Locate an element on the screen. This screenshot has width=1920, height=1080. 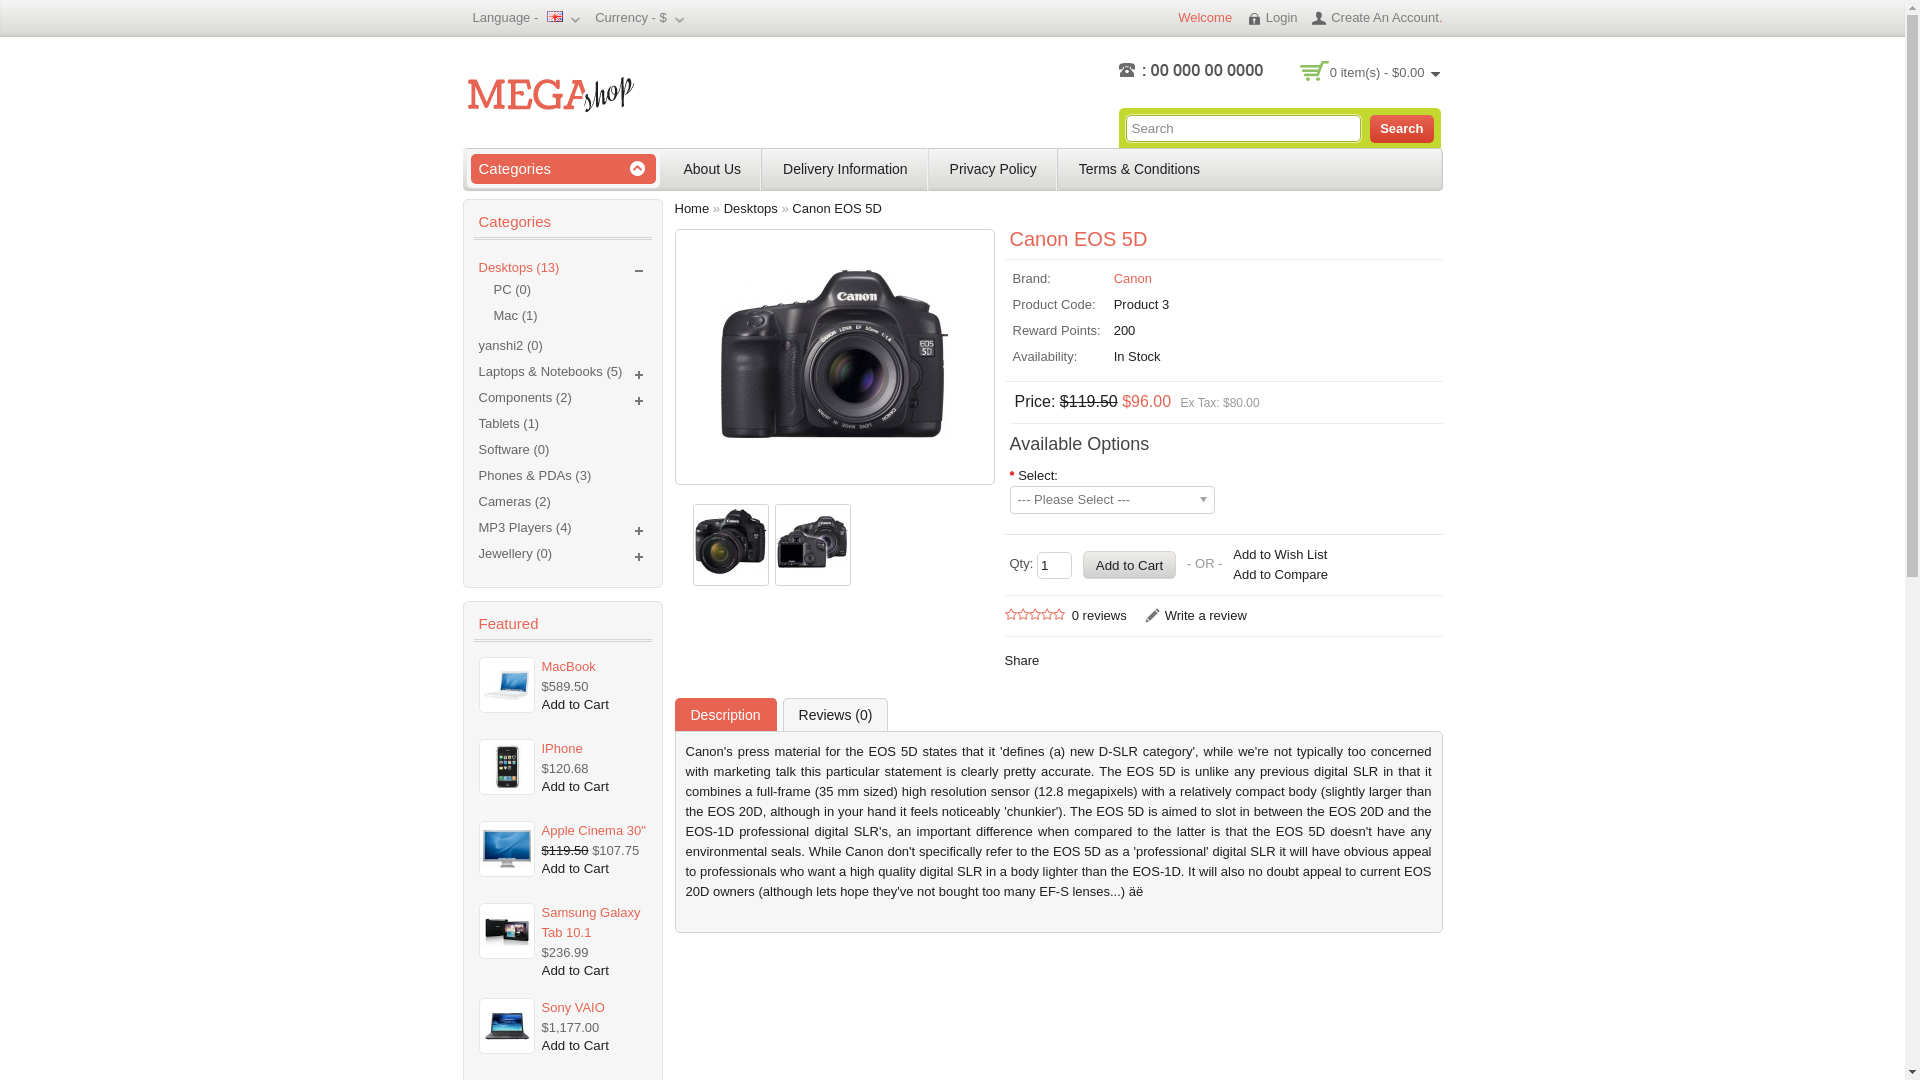
'Terms & Conditions' is located at coordinates (1139, 168).